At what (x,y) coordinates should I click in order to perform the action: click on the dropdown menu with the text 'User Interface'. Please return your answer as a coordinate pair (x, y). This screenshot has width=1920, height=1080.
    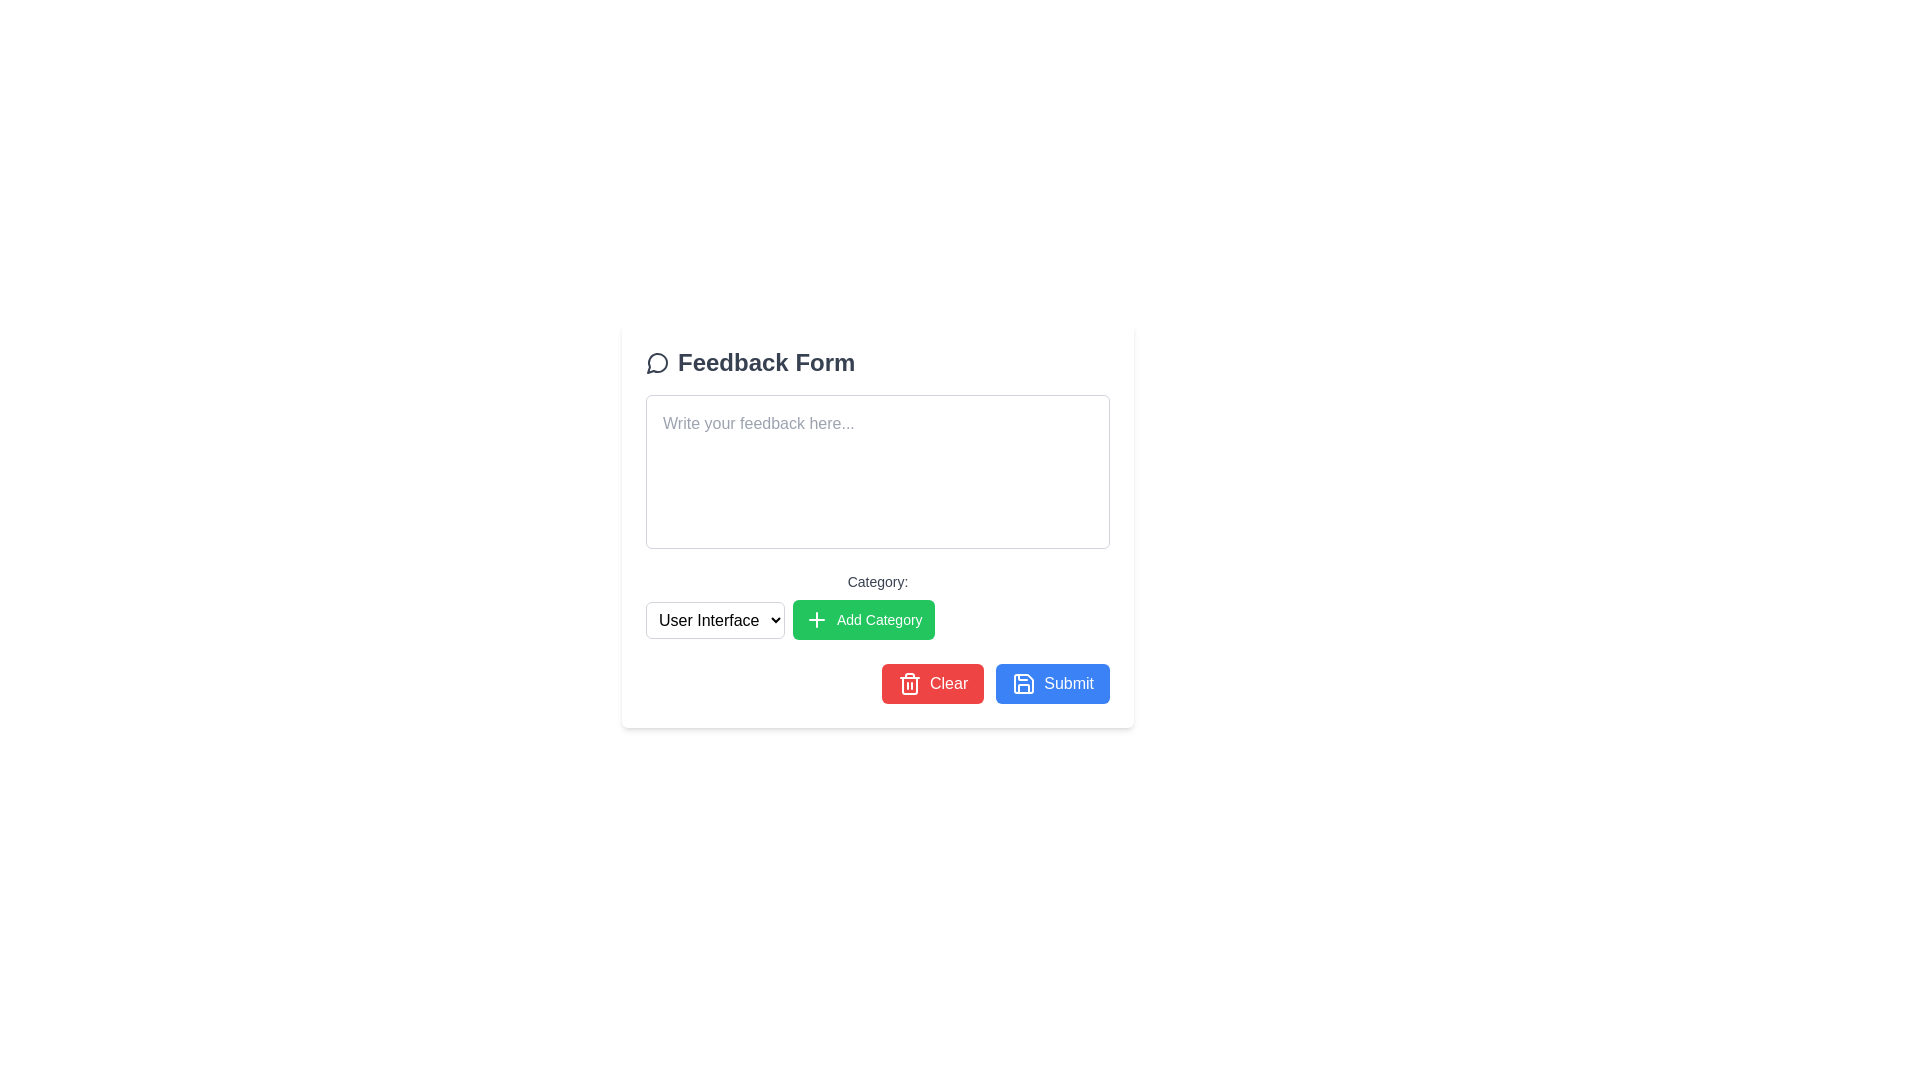
    Looking at the image, I should click on (715, 619).